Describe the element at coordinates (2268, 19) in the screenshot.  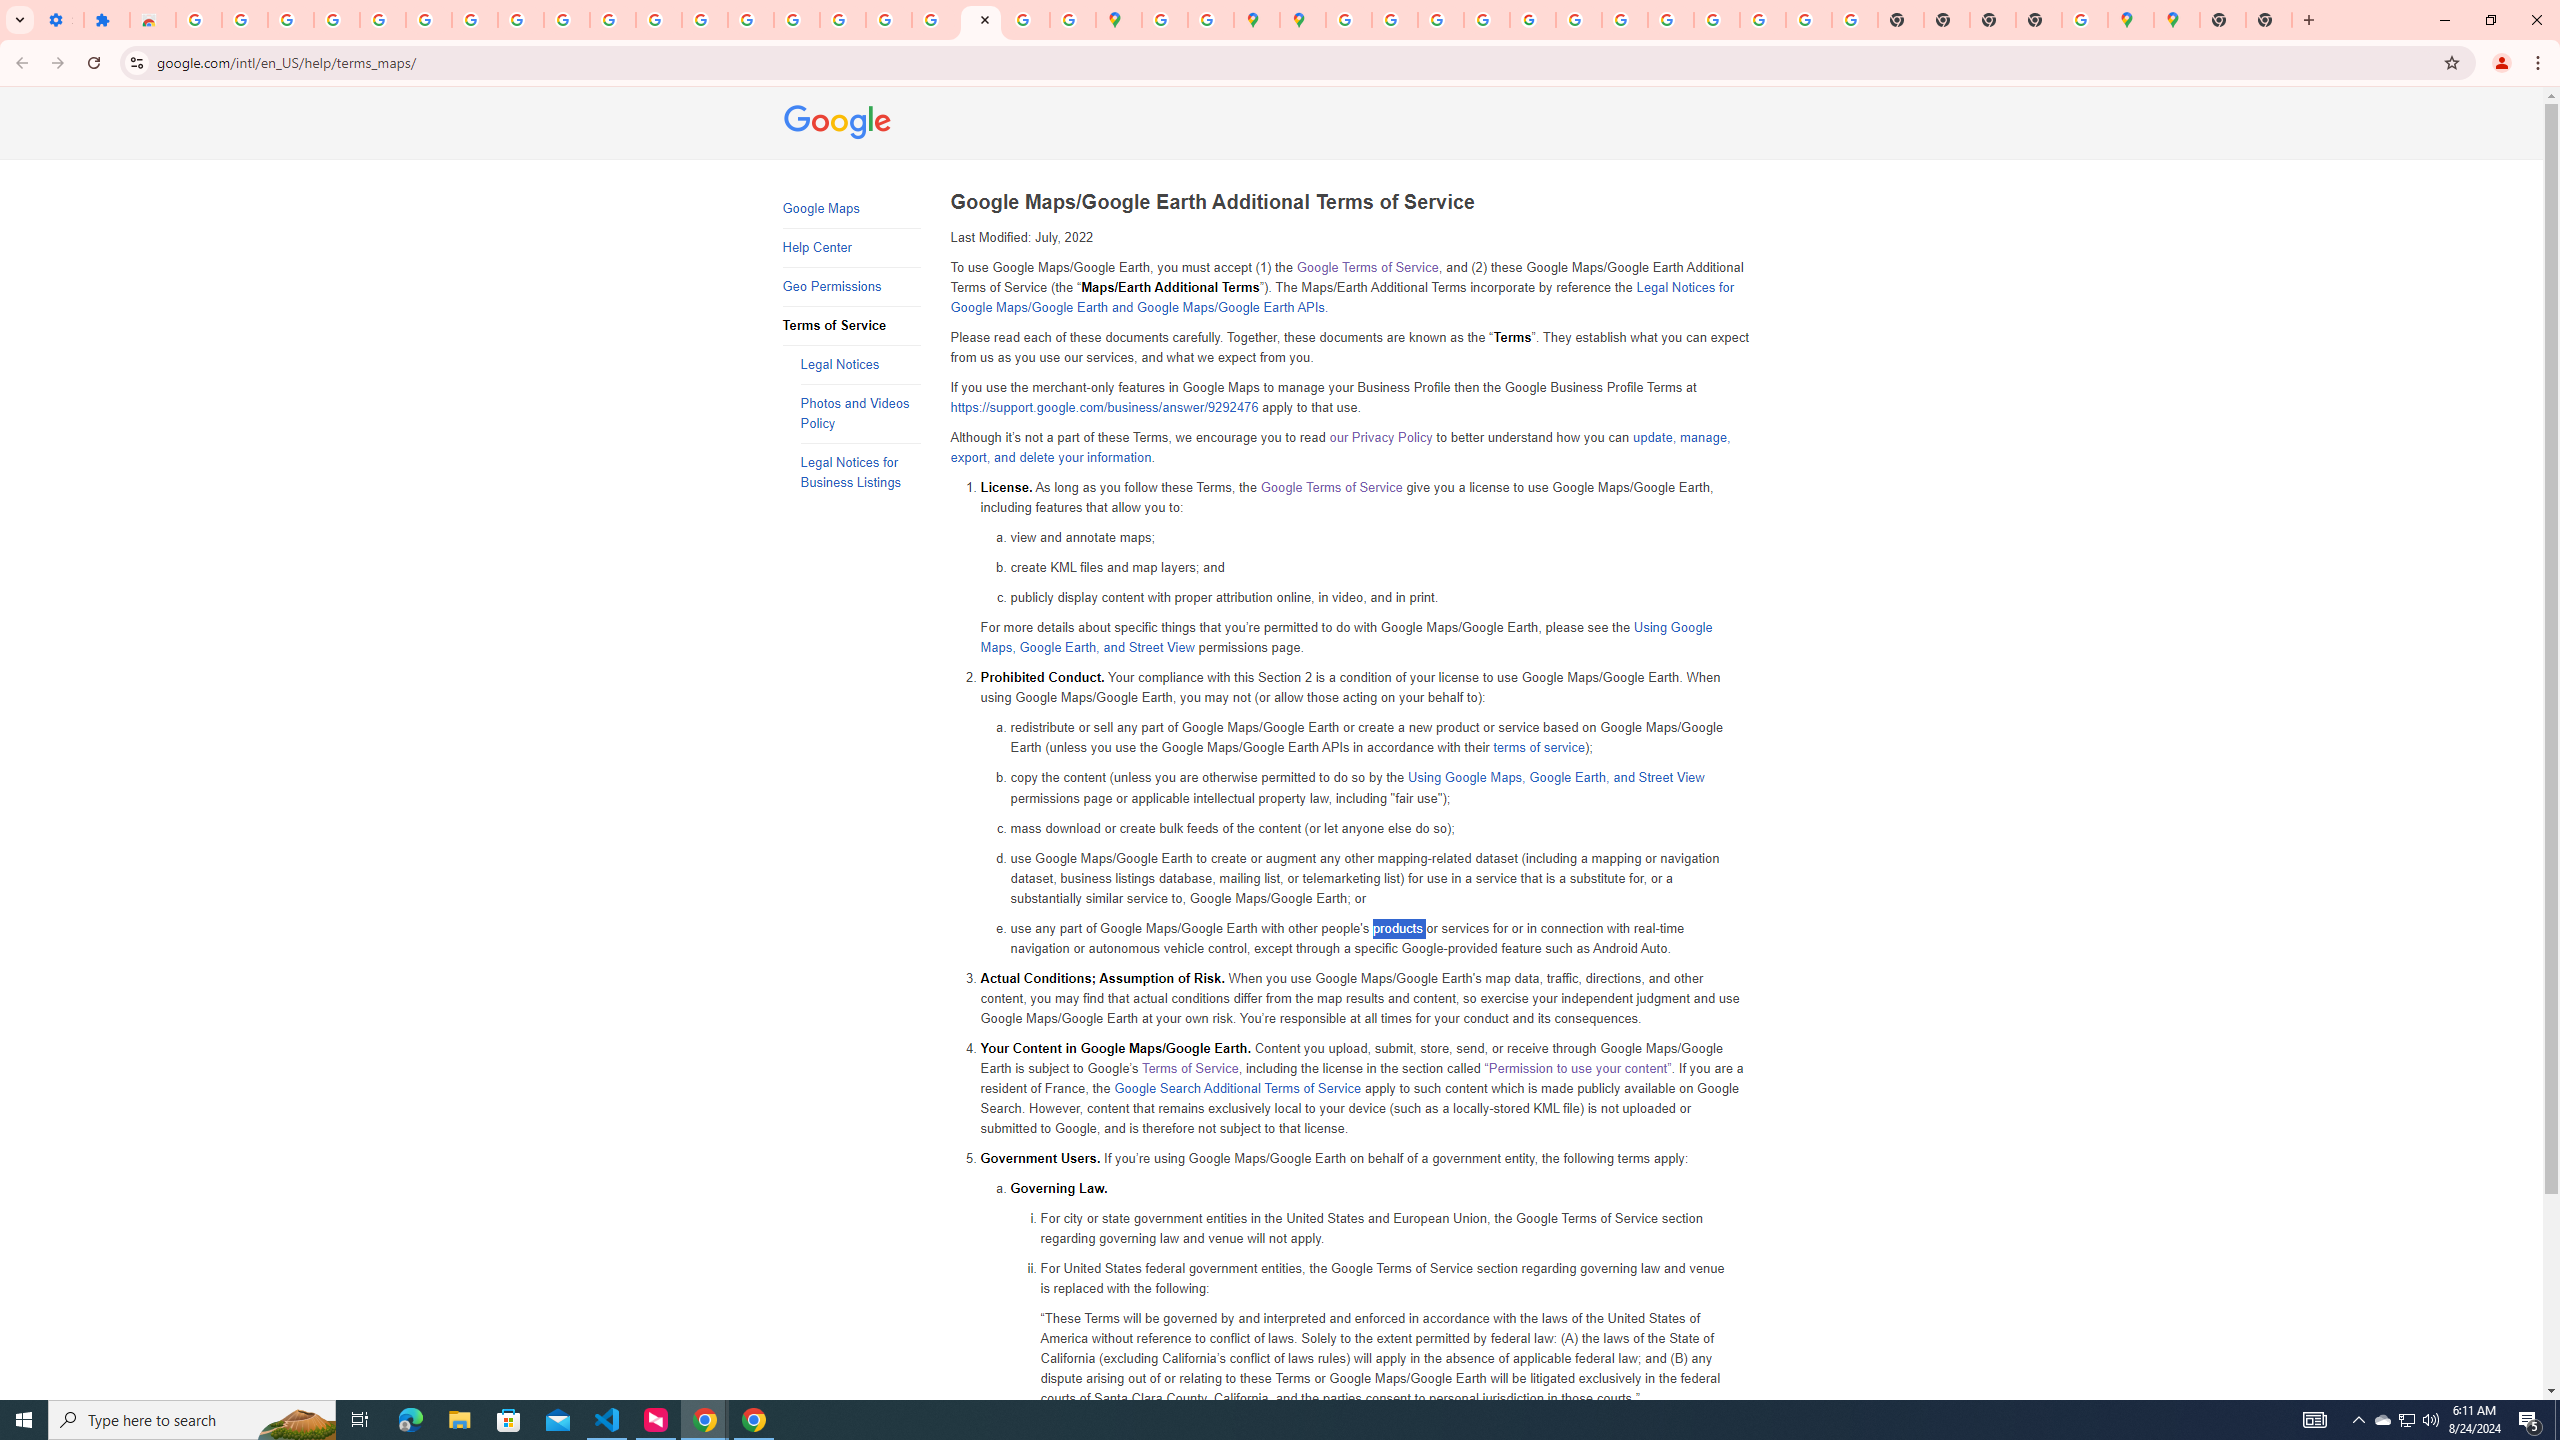
I see `'New Tab'` at that location.